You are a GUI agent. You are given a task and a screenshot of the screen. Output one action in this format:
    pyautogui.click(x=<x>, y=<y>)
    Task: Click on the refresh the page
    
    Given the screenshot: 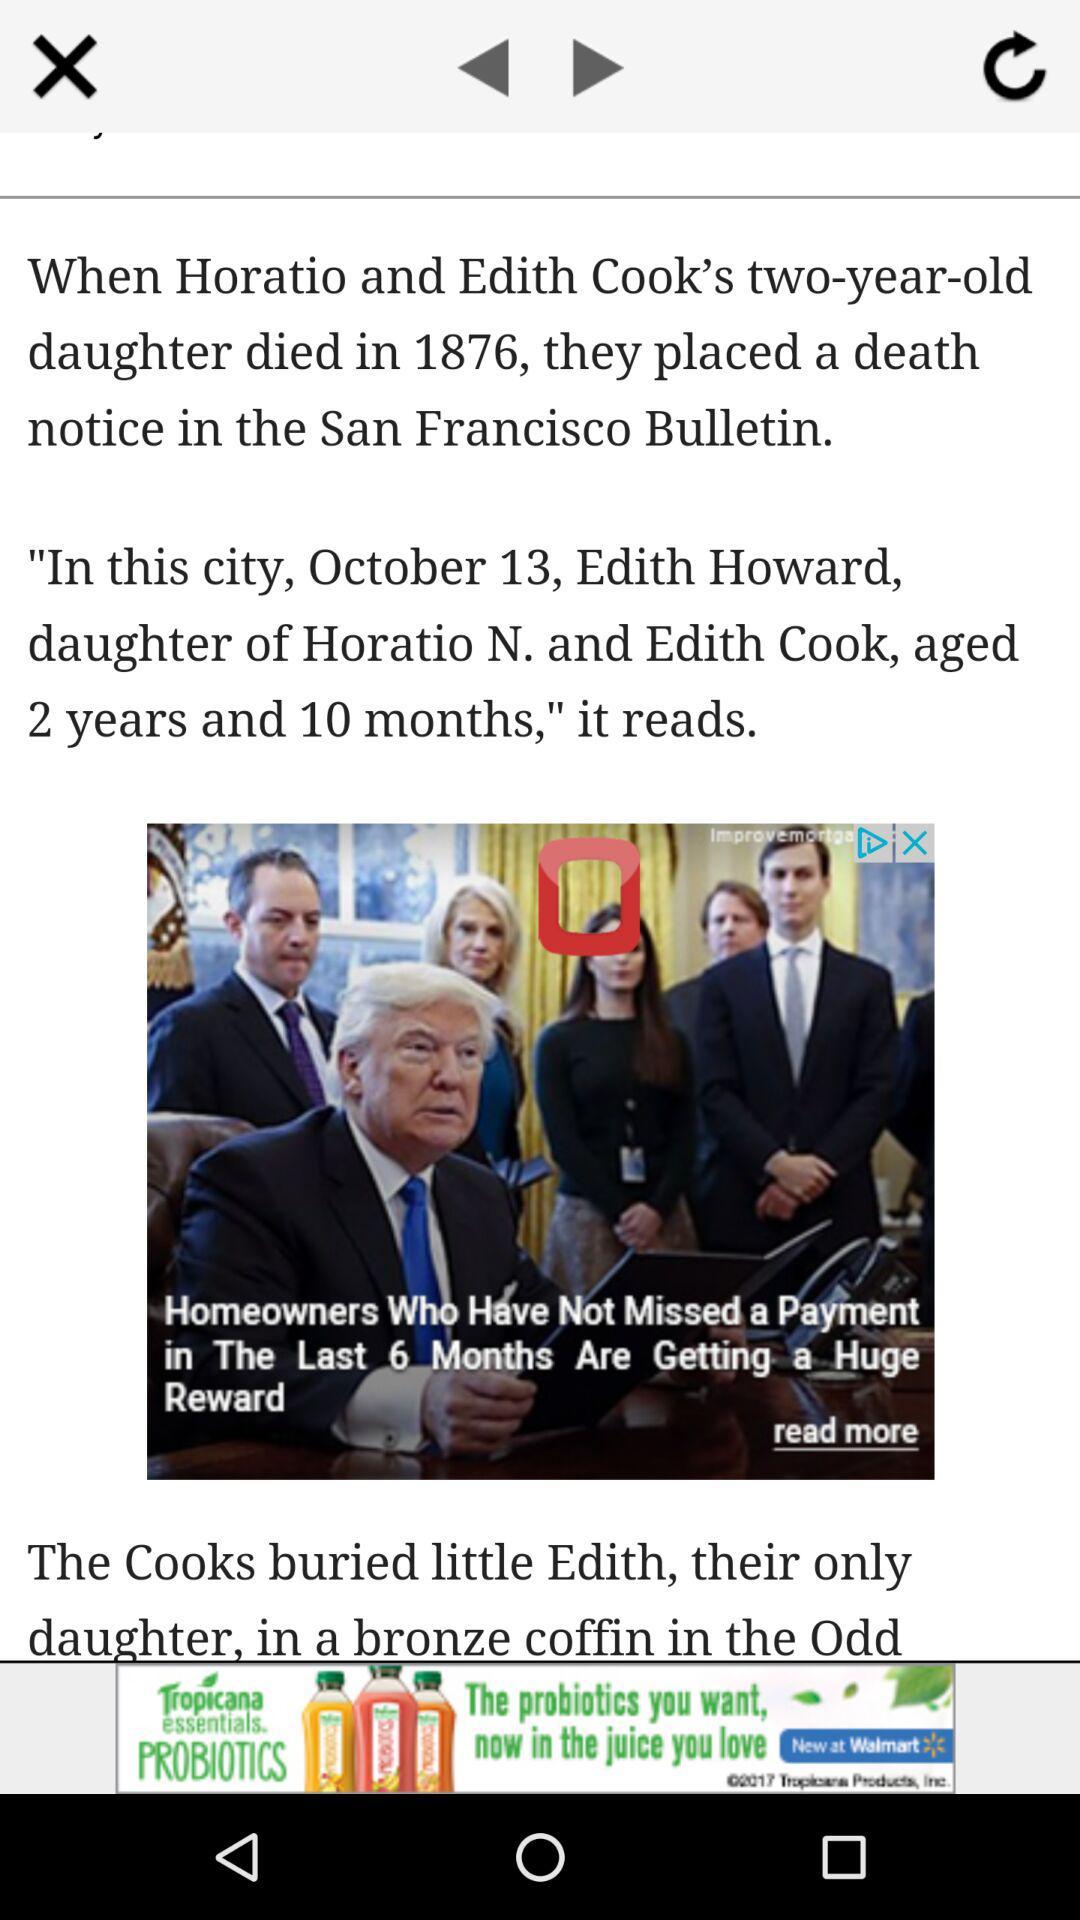 What is the action you would take?
    pyautogui.click(x=1015, y=66)
    